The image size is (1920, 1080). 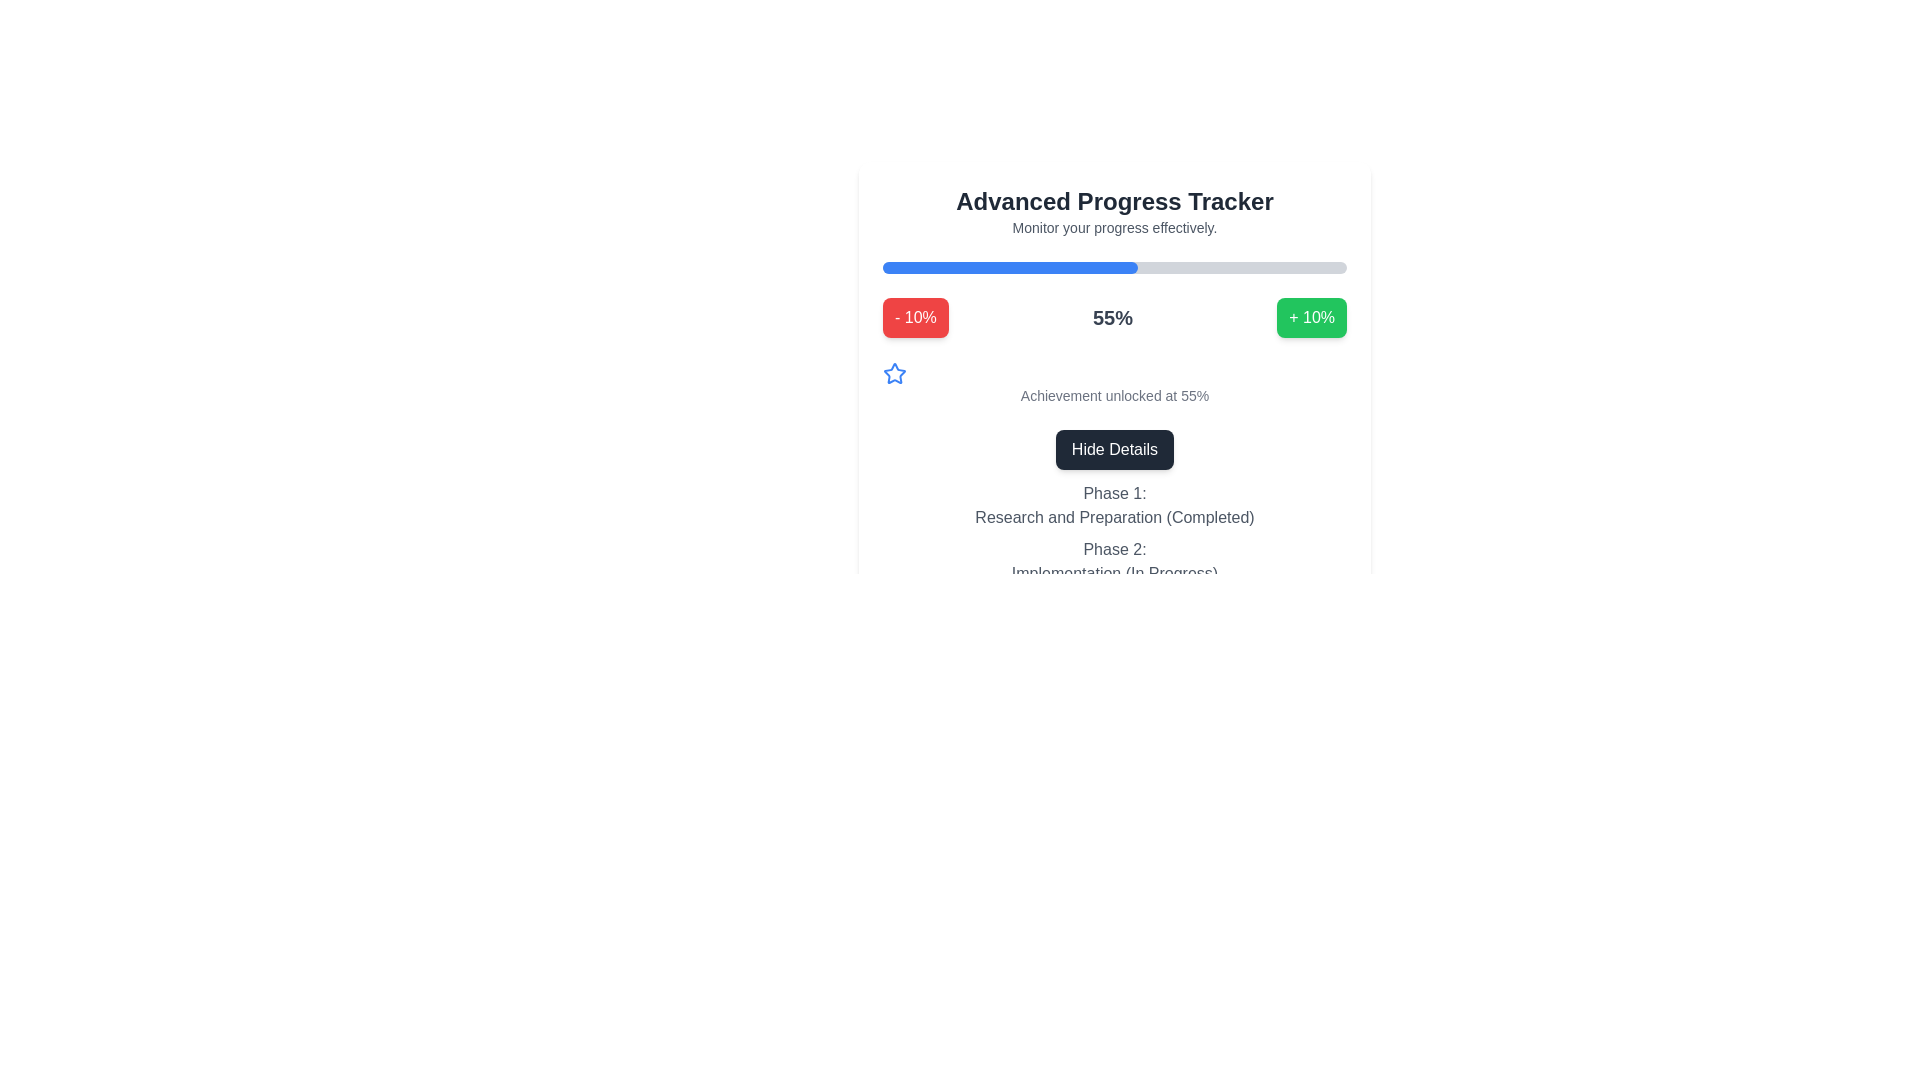 I want to click on the text display that shows 'Research and Preparation (Completed)' located beneath the 'Phase 1:' label in the progress tracker, so click(x=1113, y=516).